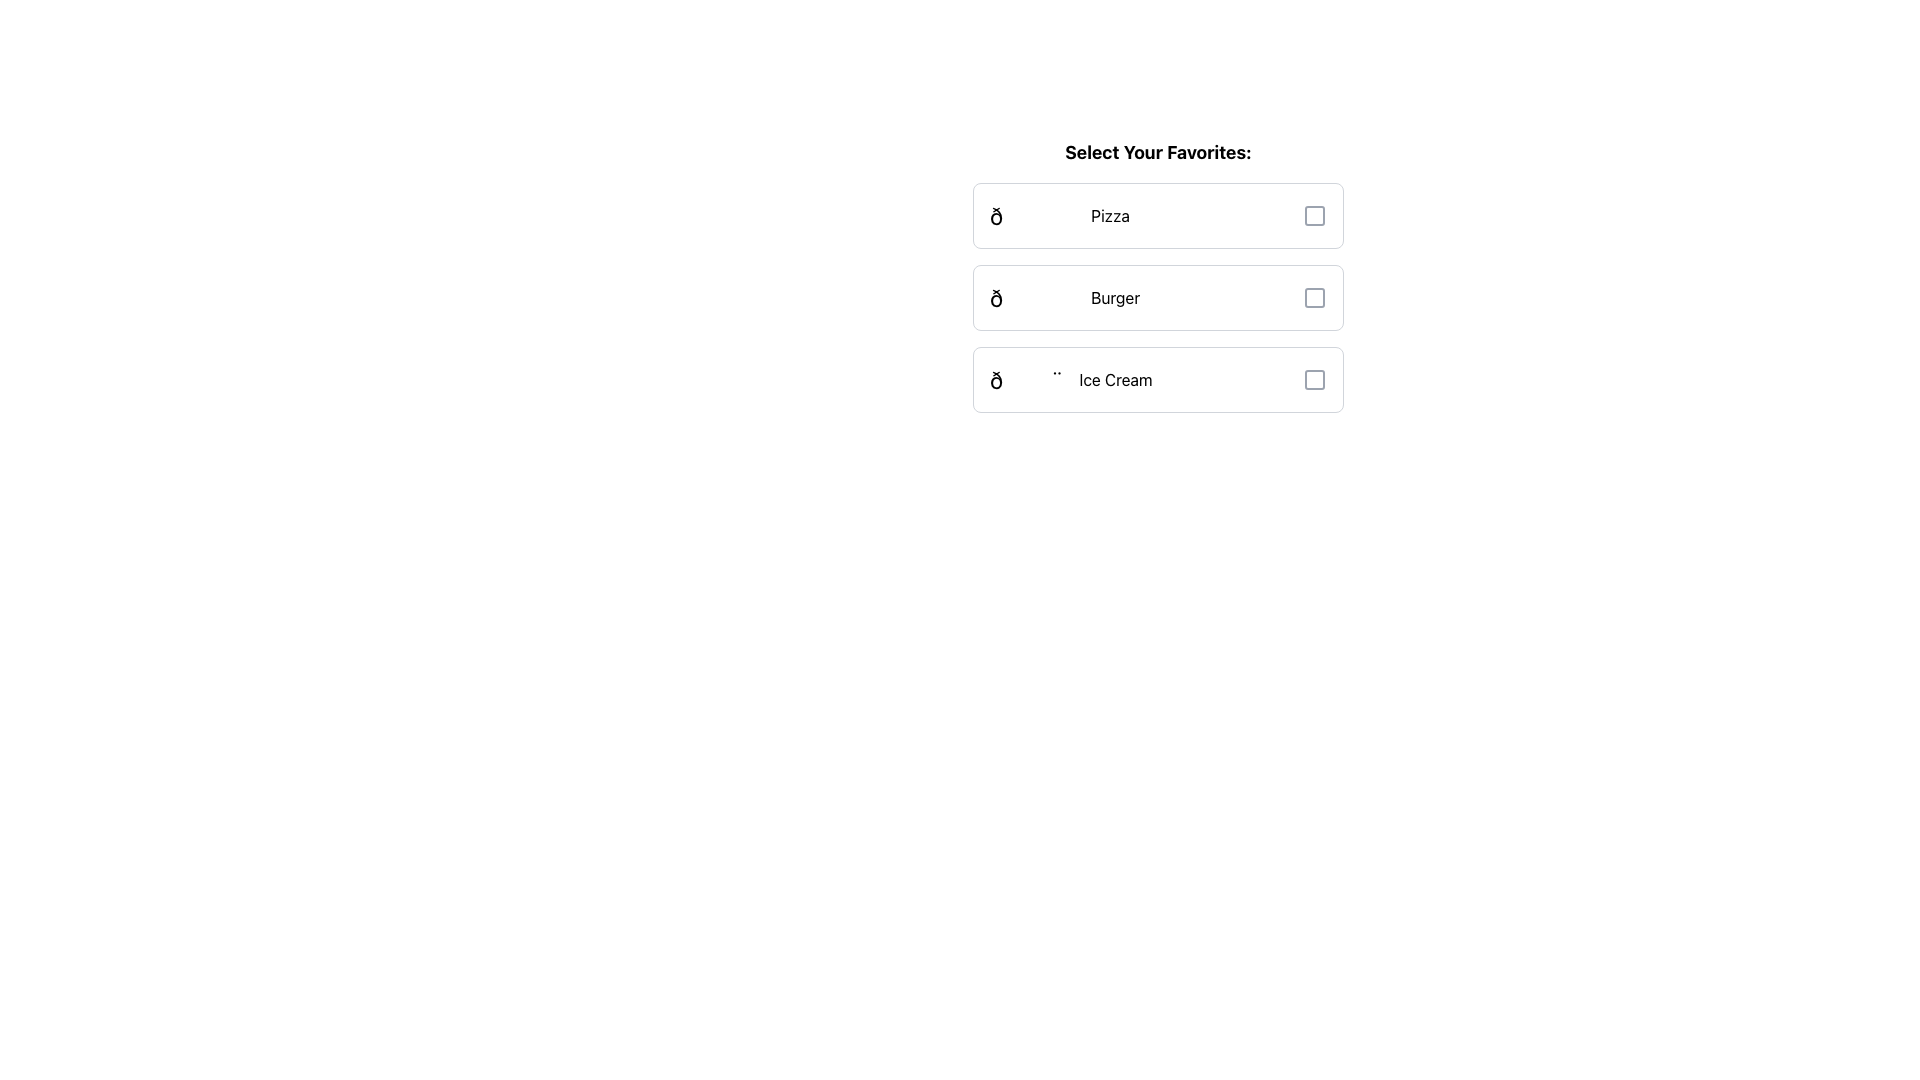 The height and width of the screenshot is (1080, 1920). I want to click on the SVG vector graphic representing 'Ice Cream' located at the far-right of its list item, adjacent to the checkbox, so click(1315, 380).